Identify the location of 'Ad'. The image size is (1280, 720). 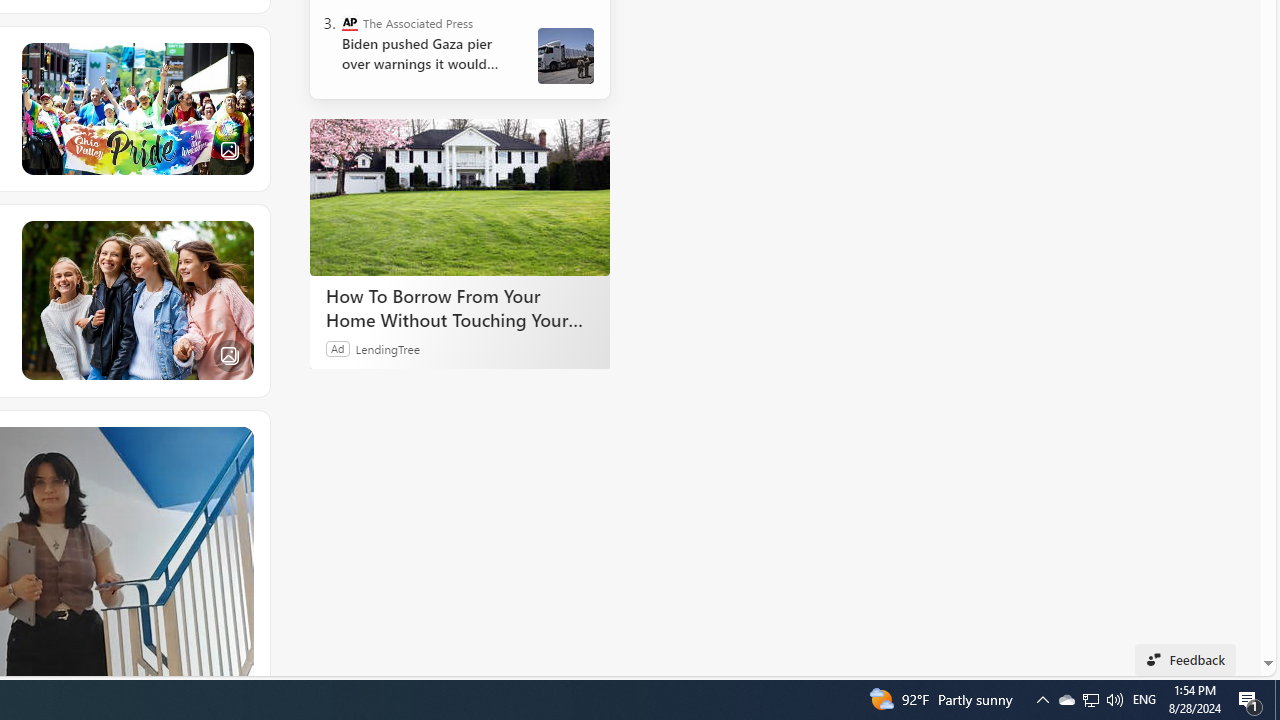
(338, 347).